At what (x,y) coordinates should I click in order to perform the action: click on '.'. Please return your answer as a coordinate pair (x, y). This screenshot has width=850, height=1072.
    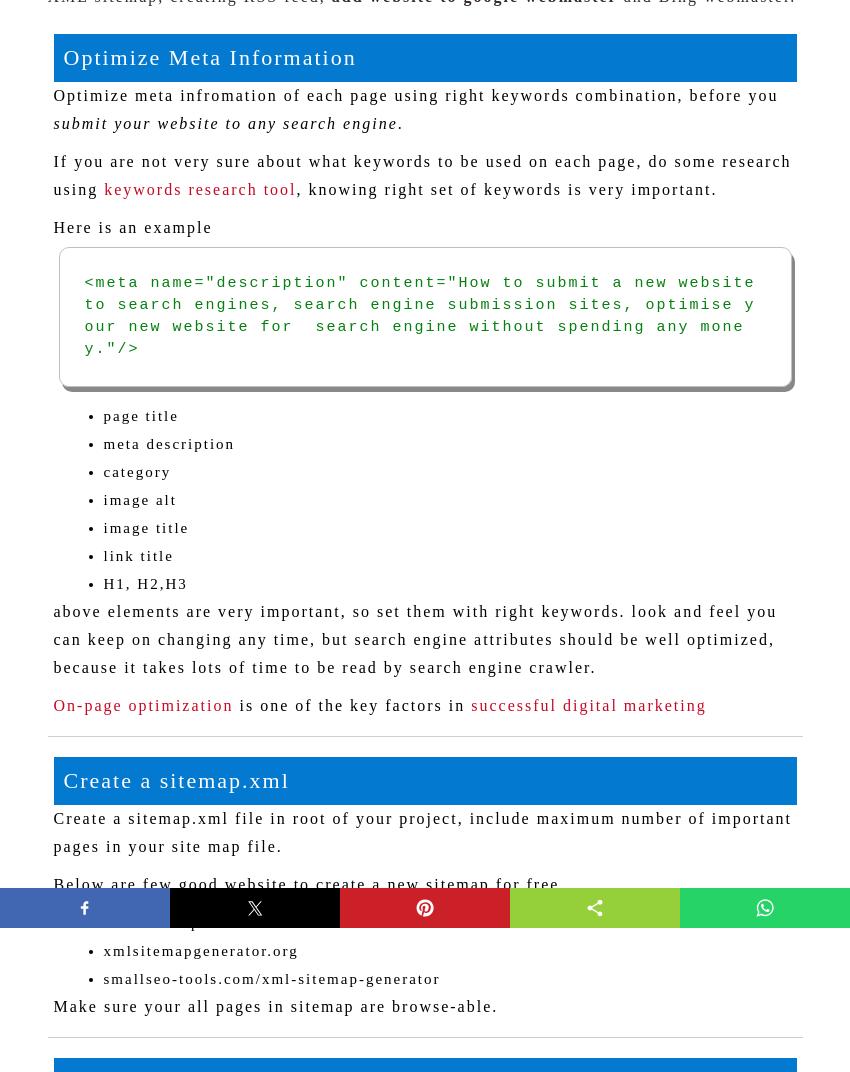
    Looking at the image, I should click on (397, 122).